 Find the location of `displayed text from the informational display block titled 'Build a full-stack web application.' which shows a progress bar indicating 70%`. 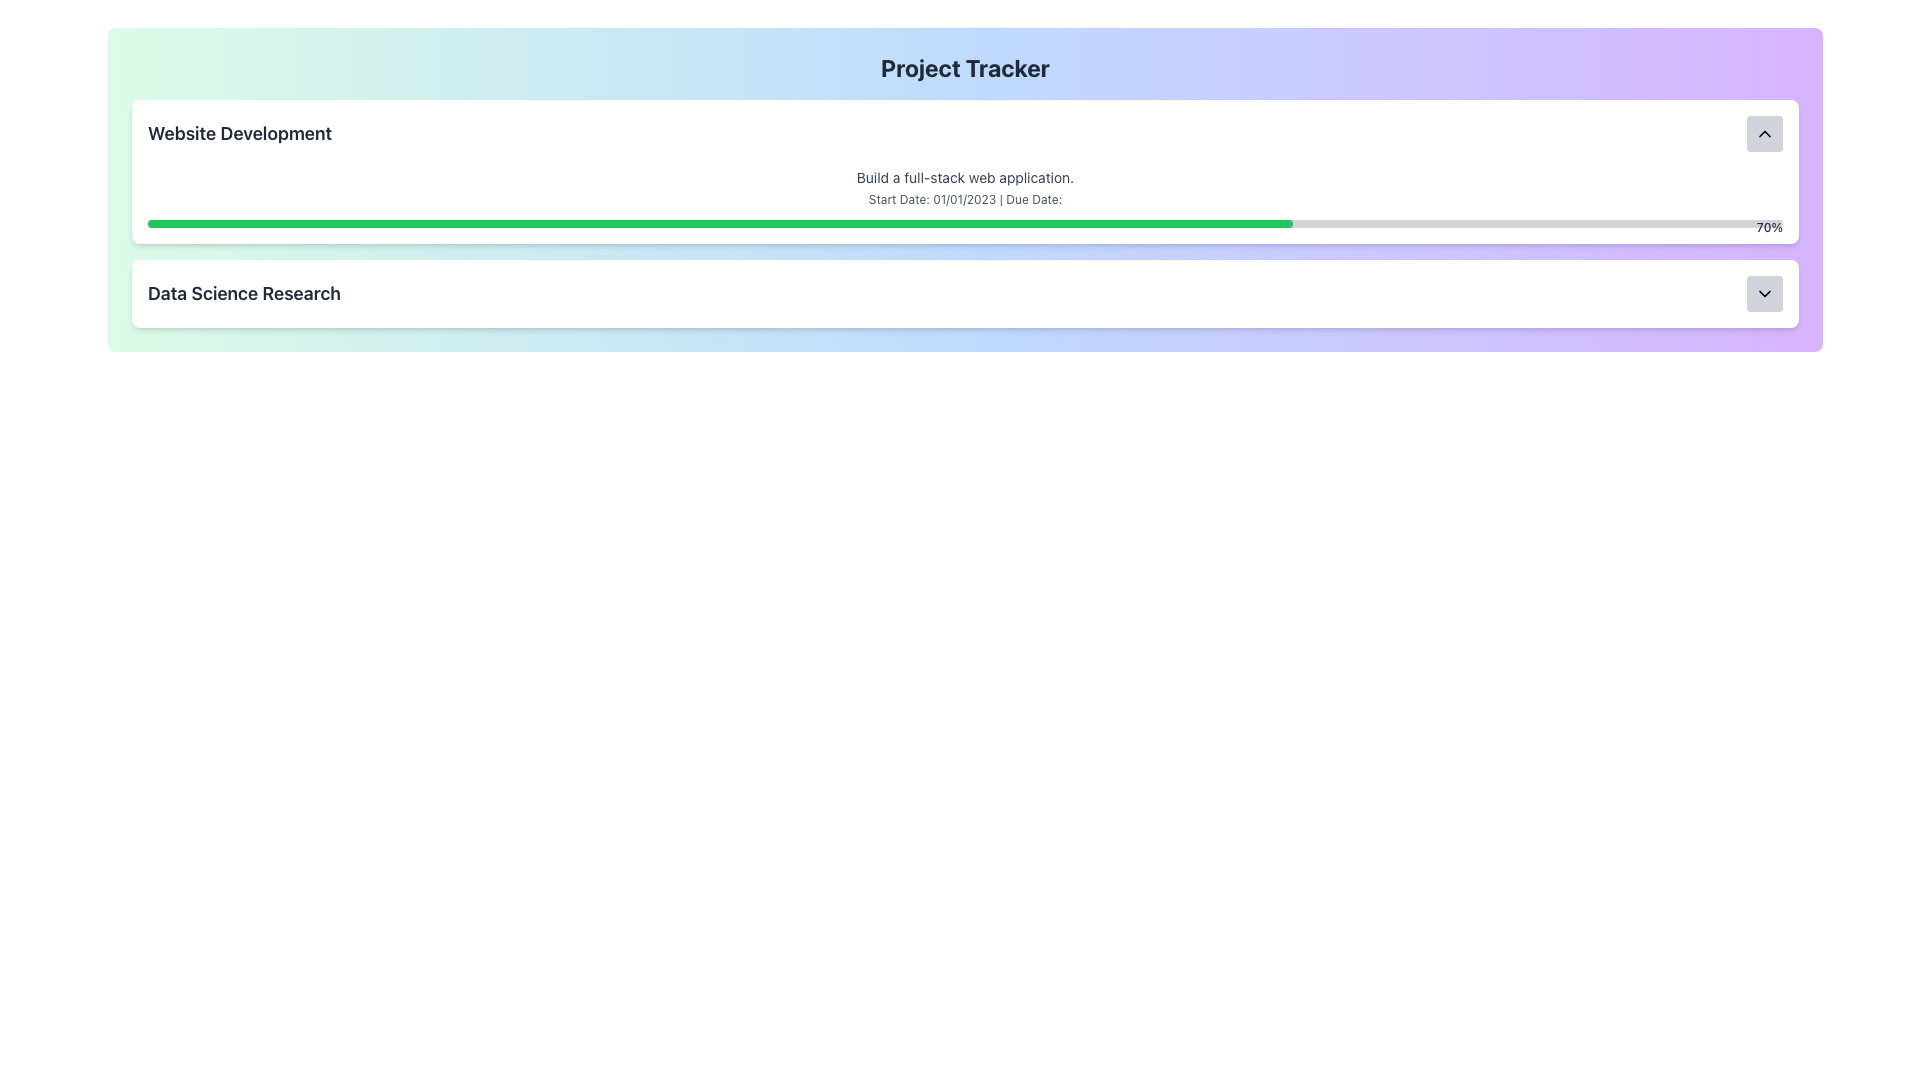

displayed text from the informational display block titled 'Build a full-stack web application.' which shows a progress bar indicating 70% is located at coordinates (965, 197).